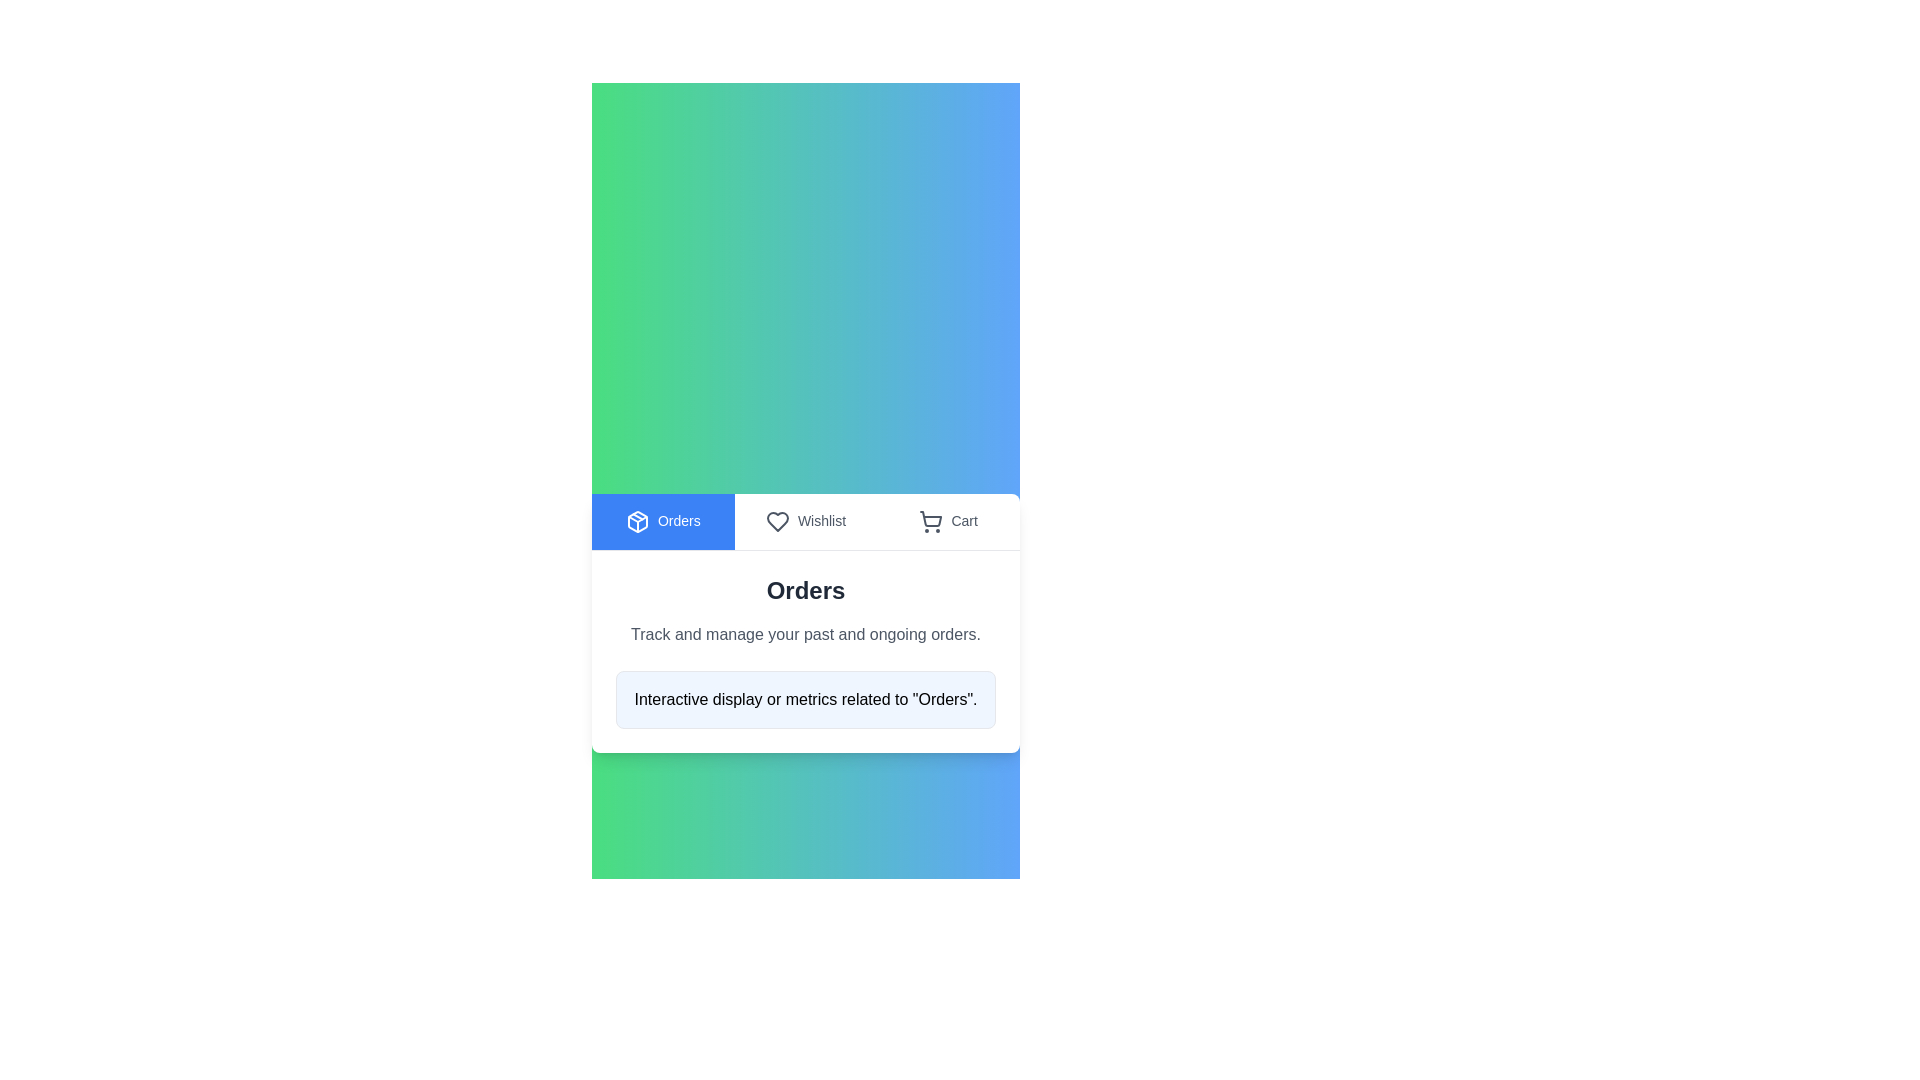  Describe the element at coordinates (947, 520) in the screenshot. I see `the Cart tab by clicking on it` at that location.